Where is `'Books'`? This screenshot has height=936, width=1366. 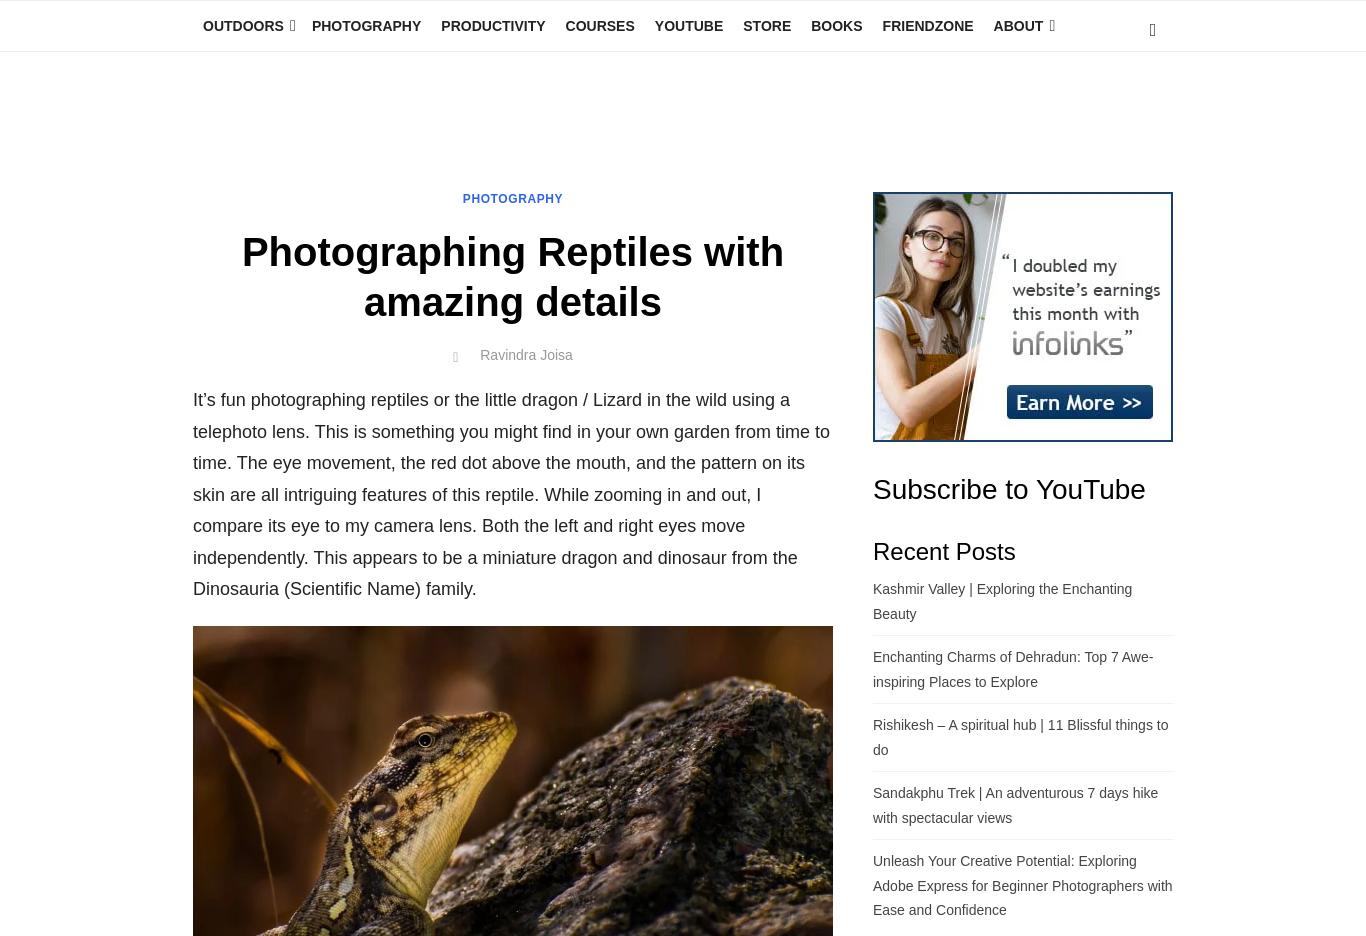 'Books' is located at coordinates (809, 25).